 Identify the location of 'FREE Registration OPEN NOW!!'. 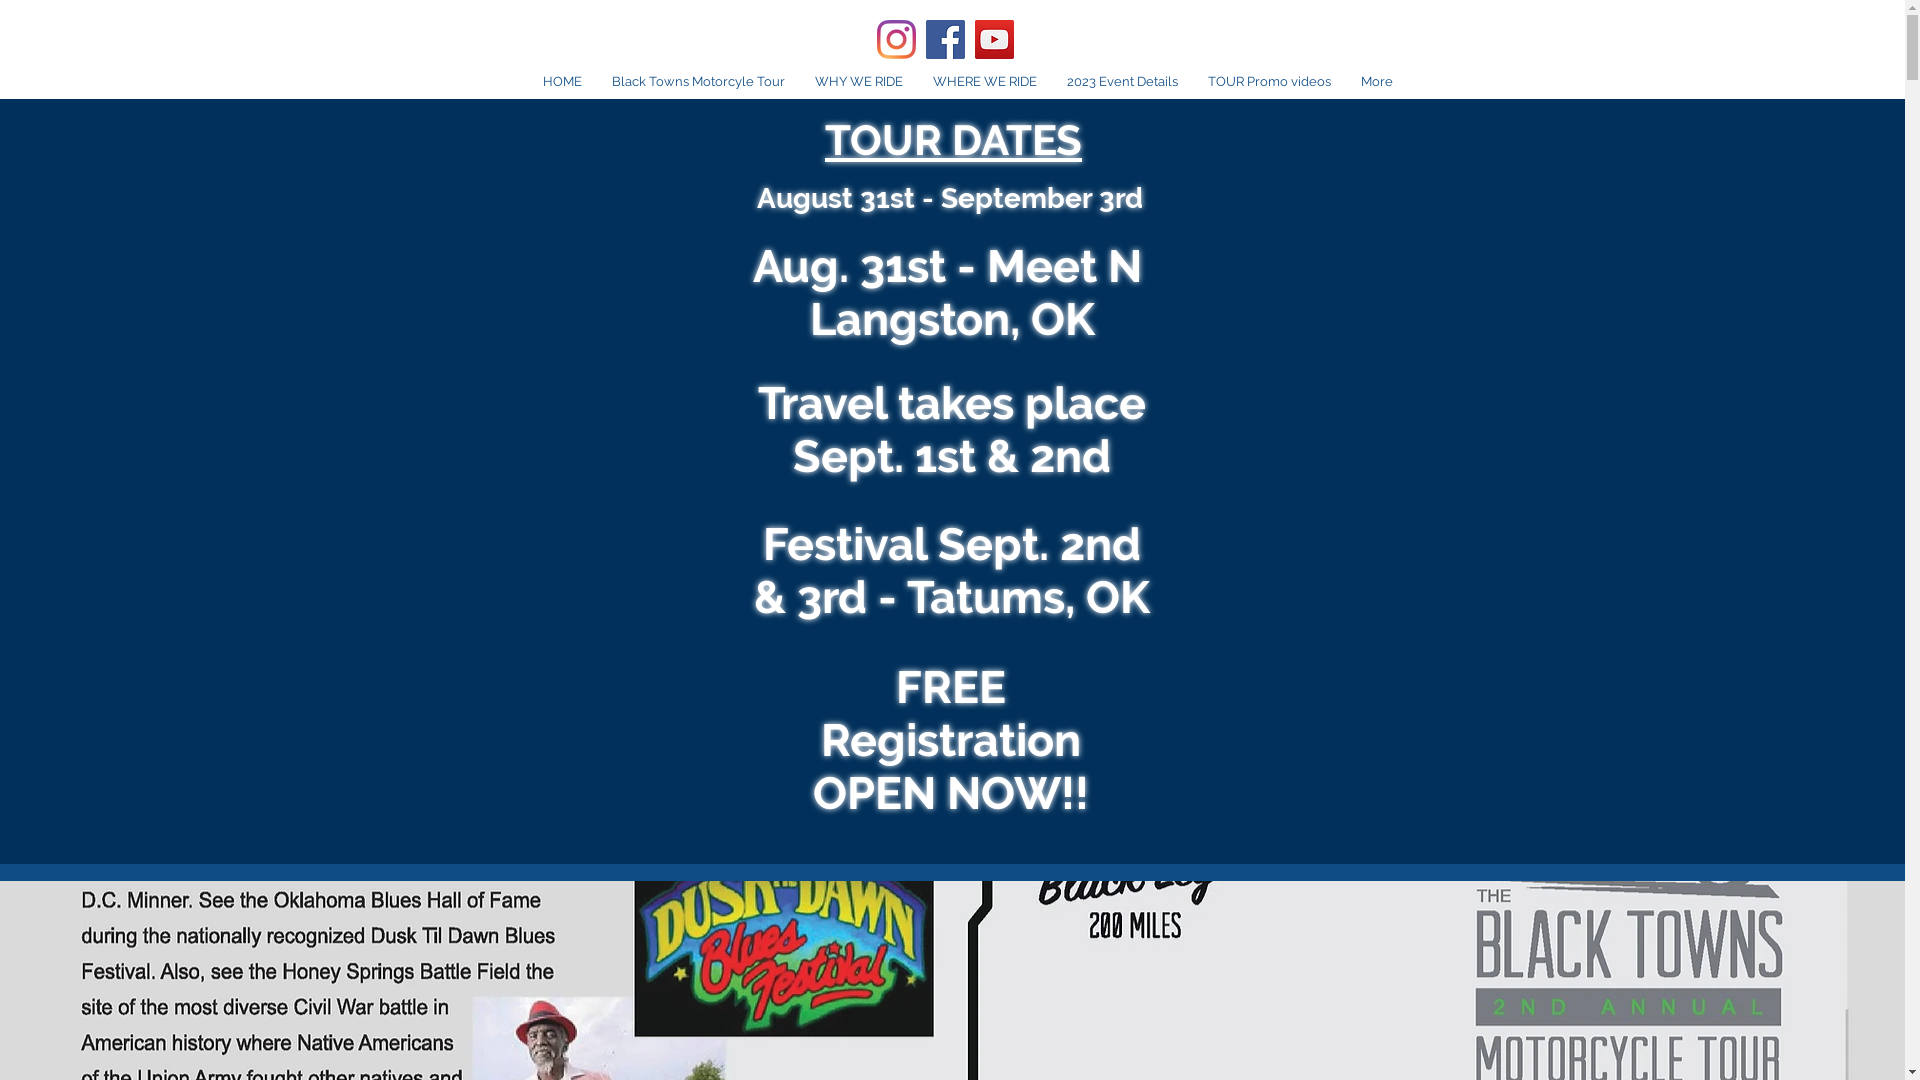
(949, 740).